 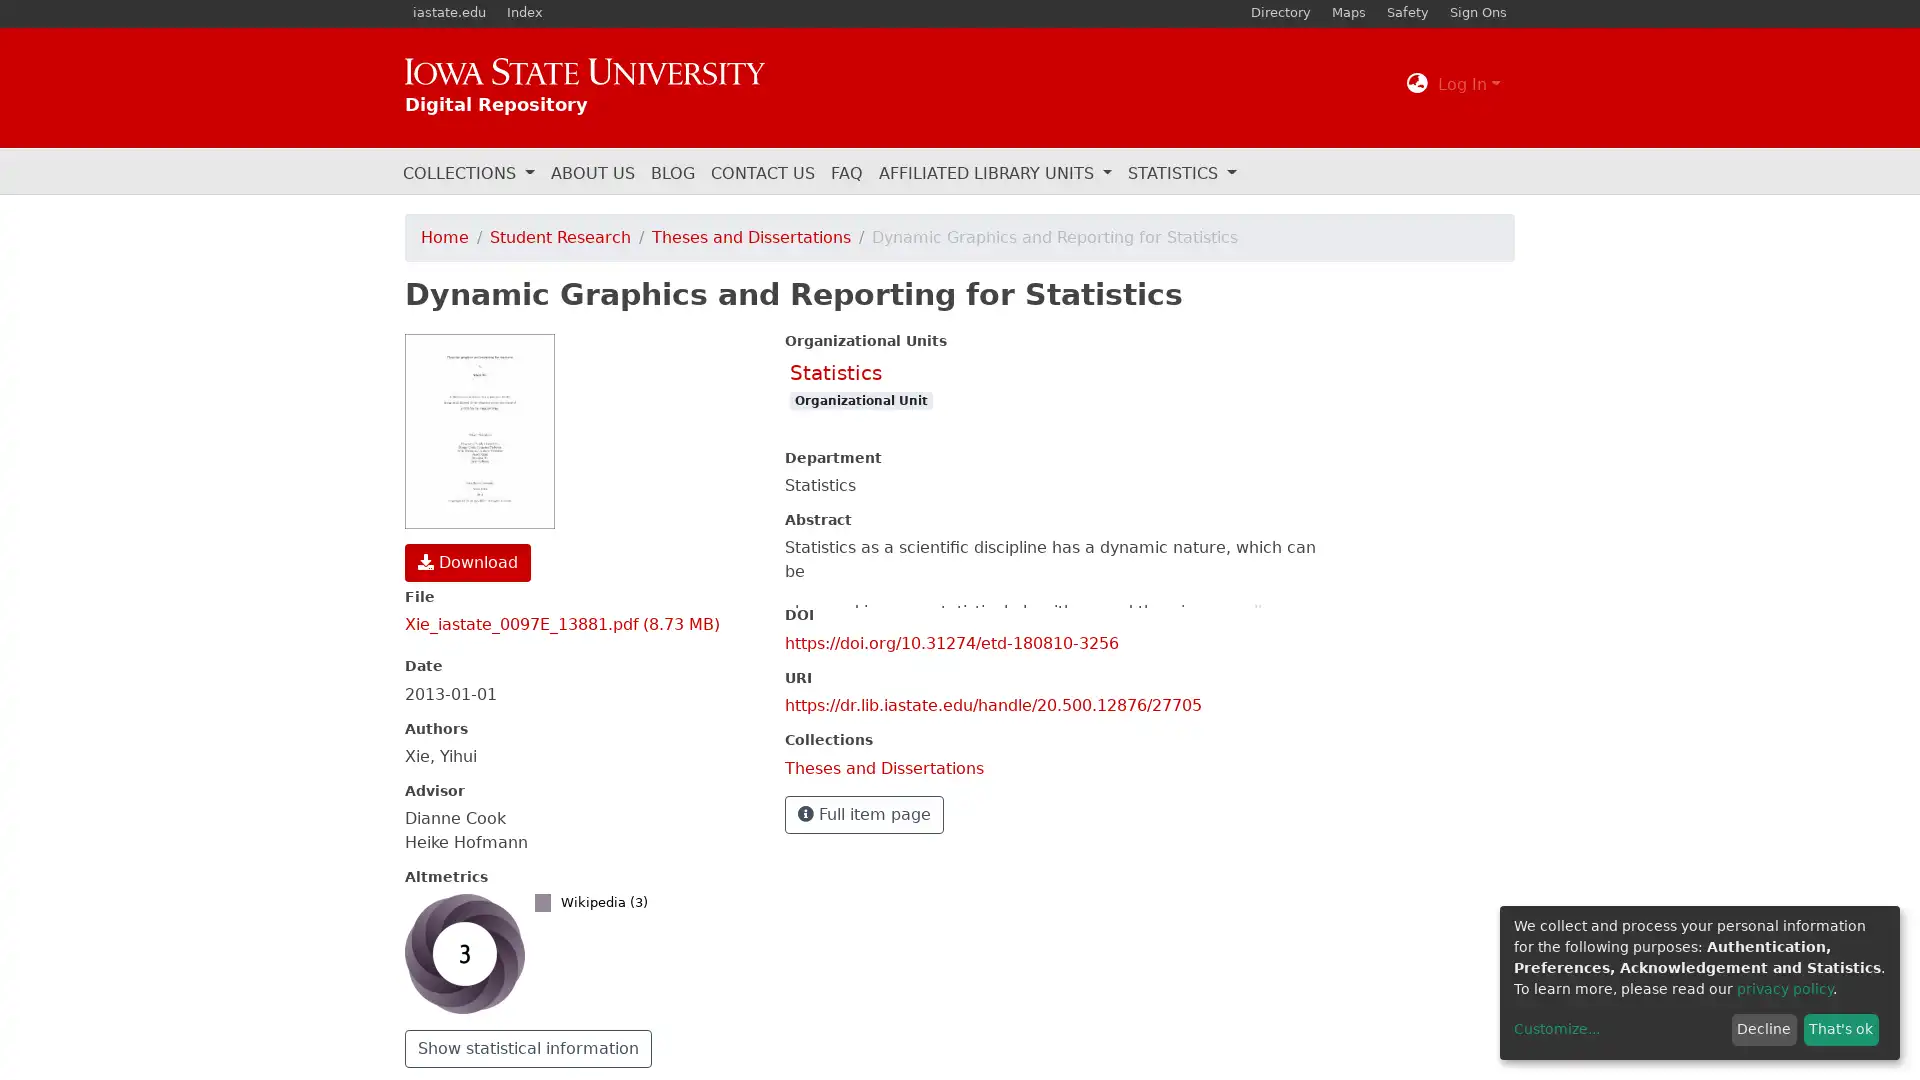 What do you see at coordinates (864, 813) in the screenshot?
I see `Full item page` at bounding box center [864, 813].